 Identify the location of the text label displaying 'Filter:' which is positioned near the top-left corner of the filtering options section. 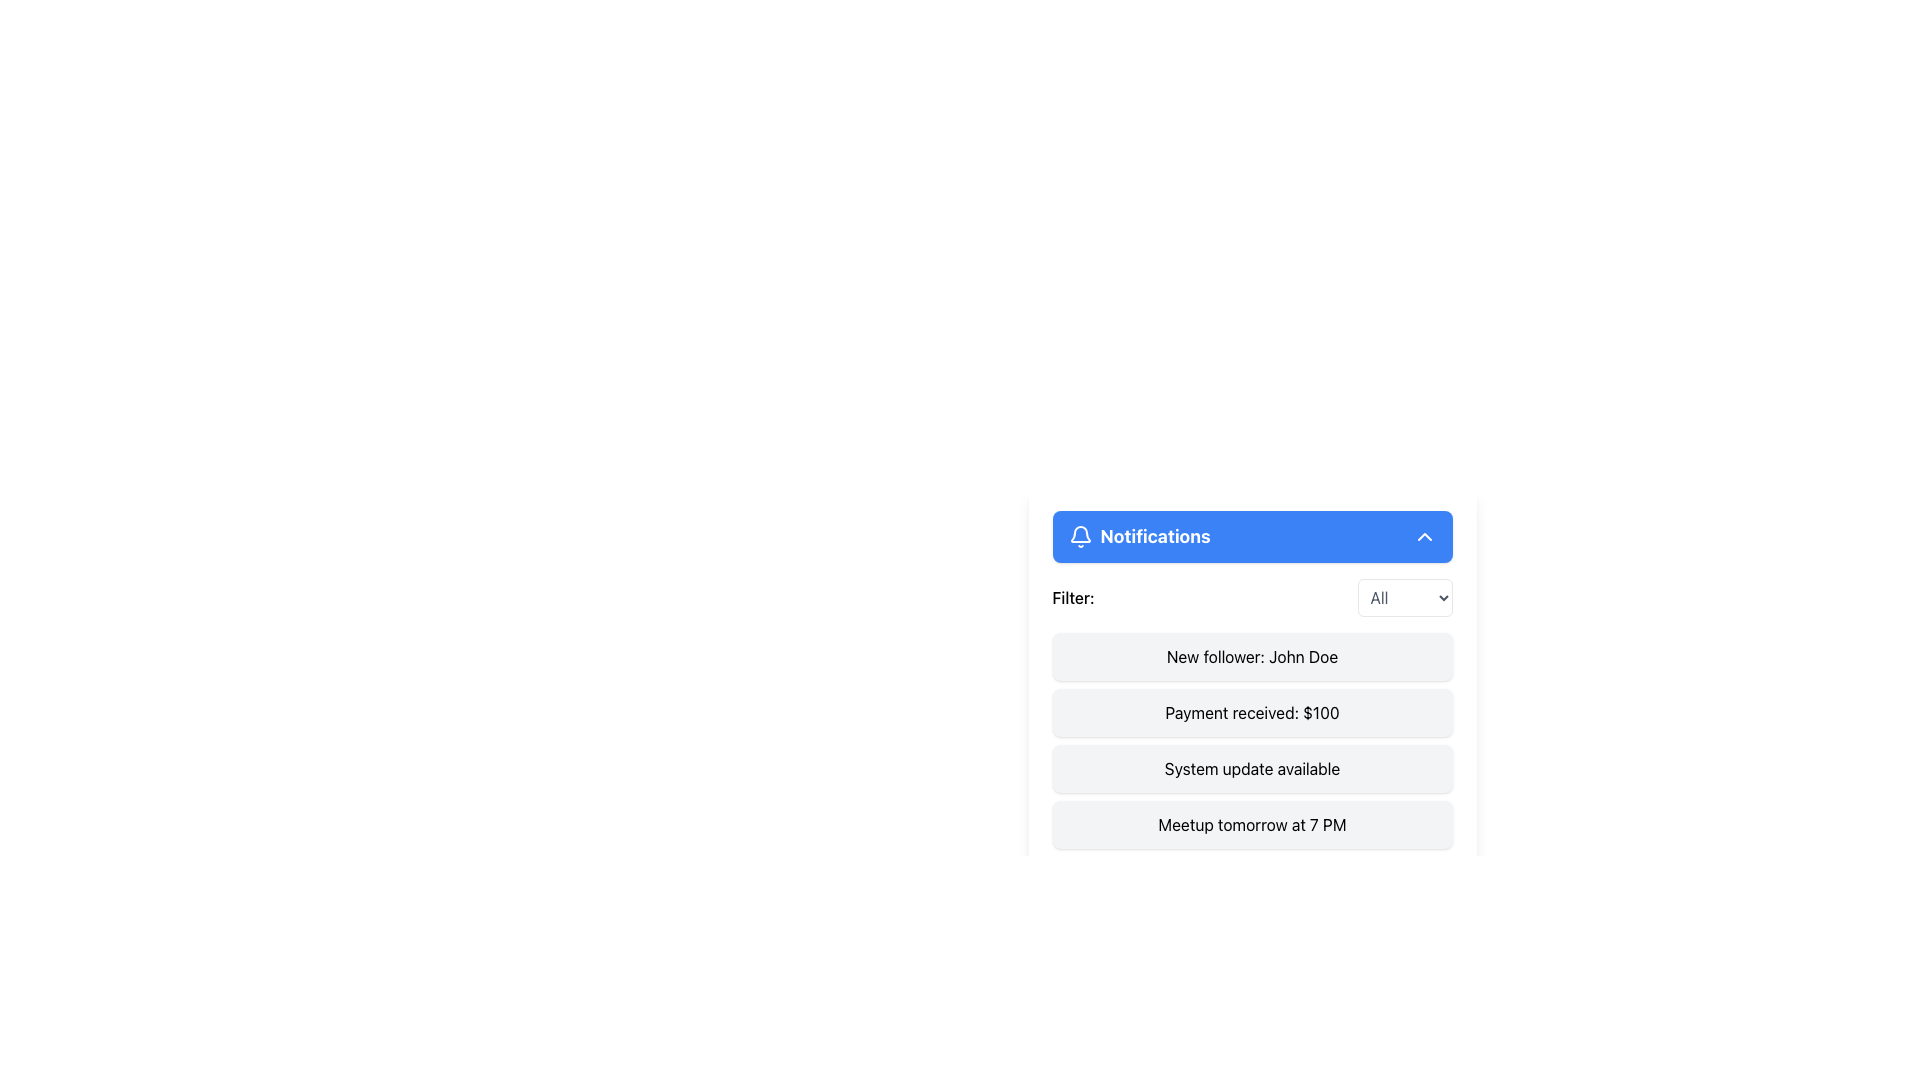
(1072, 596).